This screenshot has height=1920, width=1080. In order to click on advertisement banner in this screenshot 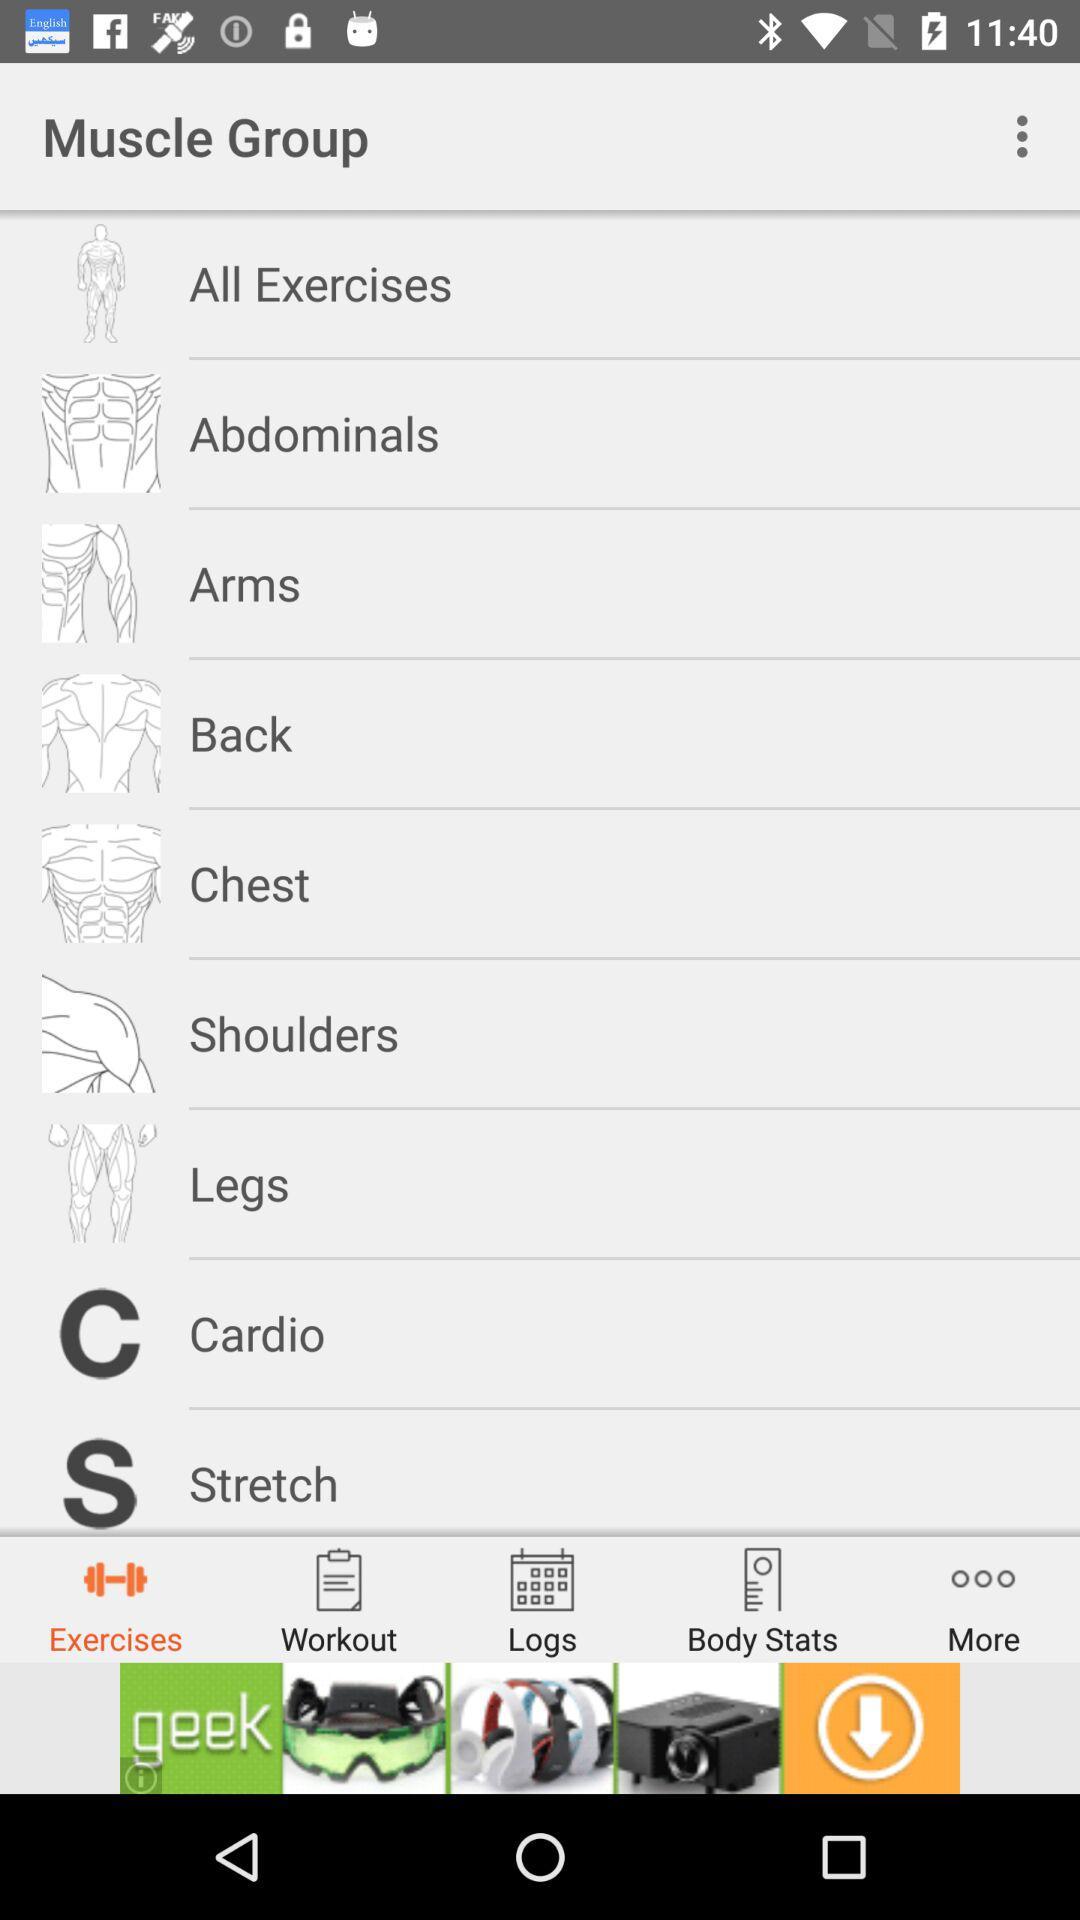, I will do `click(540, 1727)`.